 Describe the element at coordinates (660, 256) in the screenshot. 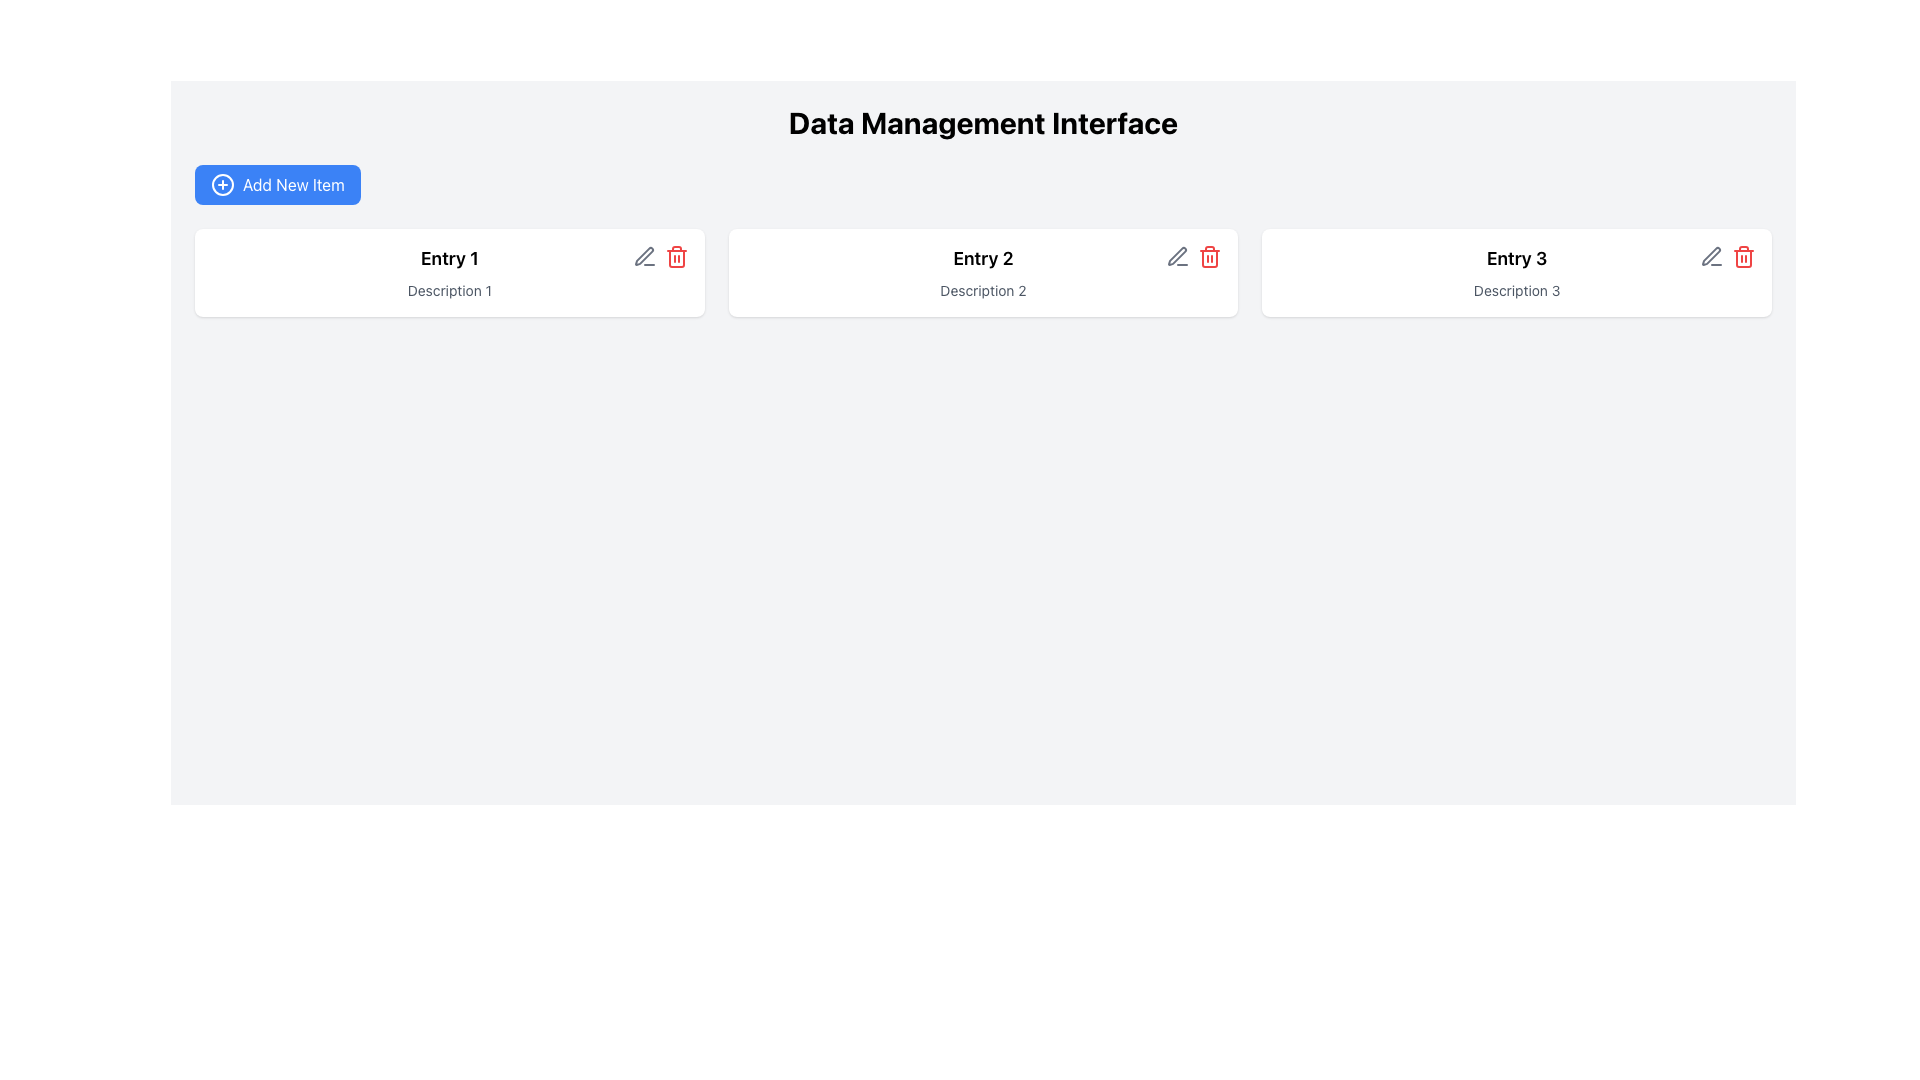

I see `the delete icon (red trash bin) located in the top-right corner of the card labeled 'Entry 1'` at that location.